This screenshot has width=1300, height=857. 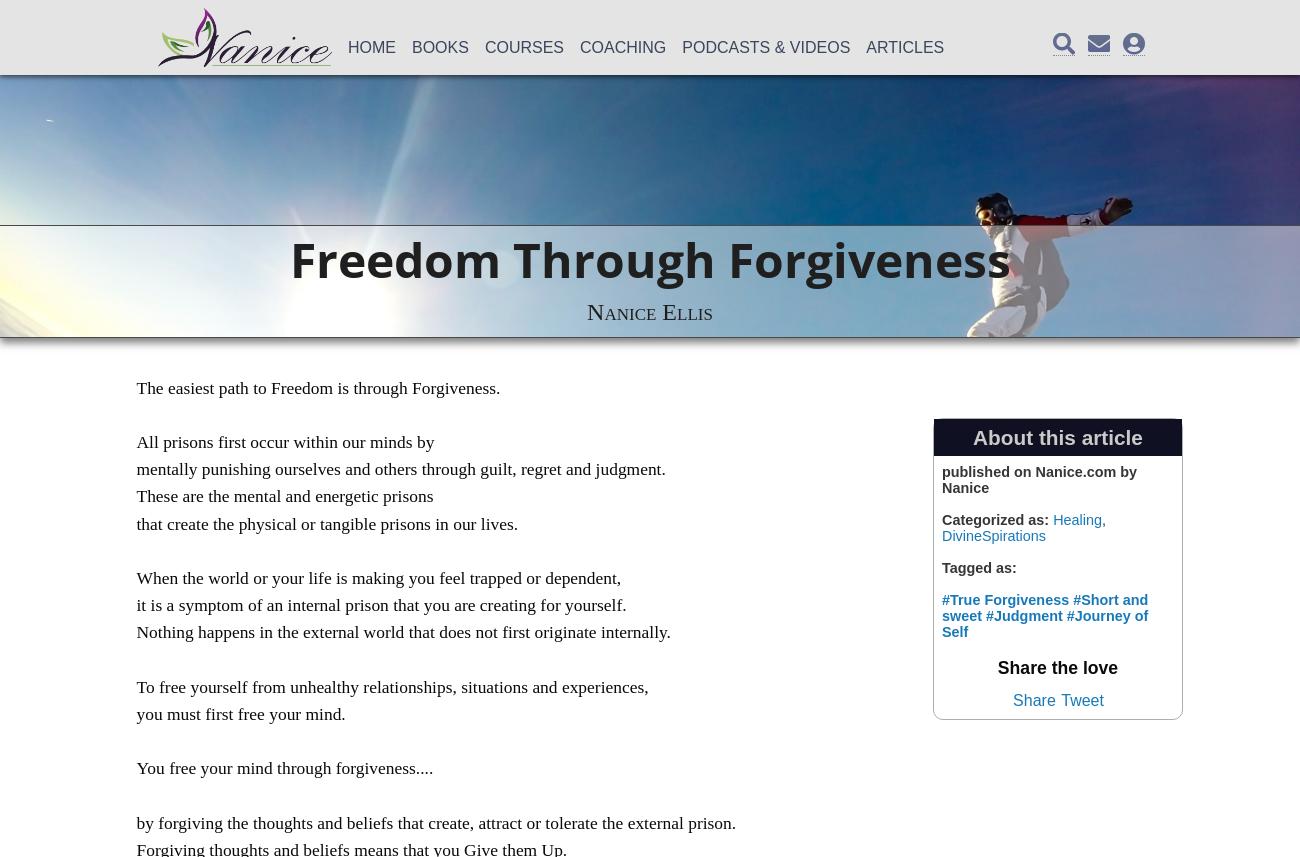 What do you see at coordinates (992, 534) in the screenshot?
I see `'DivineSpirations'` at bounding box center [992, 534].